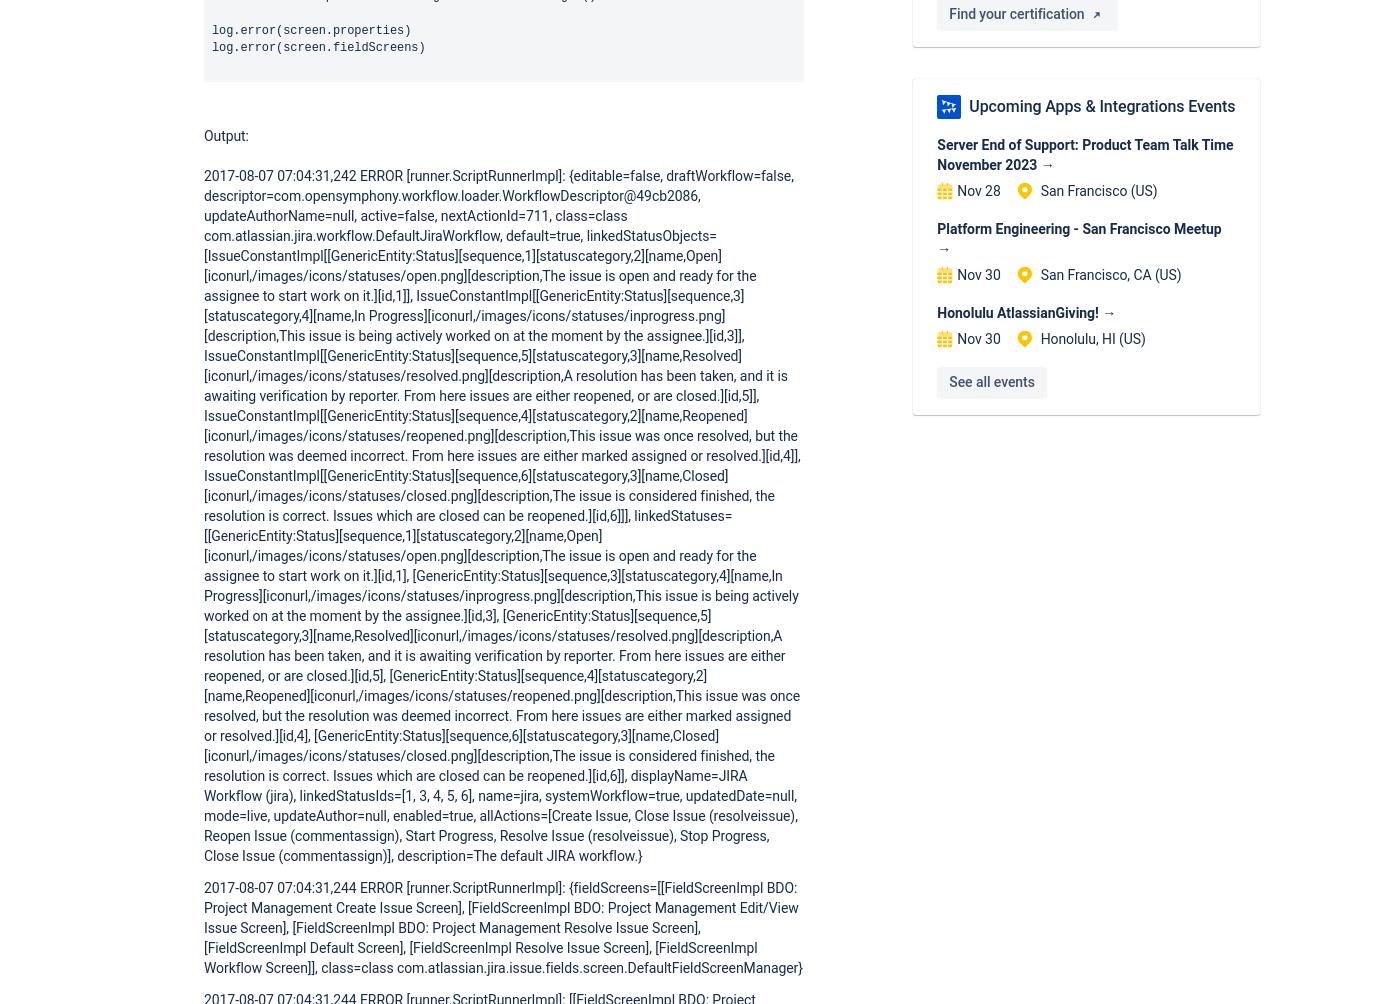 The image size is (1400, 1004). Describe the element at coordinates (502, 925) in the screenshot. I see `'2017-08-07 07:04:31,244 ERROR [runner.ScriptRunnerImpl]: {fieldScreens=[[FieldScreenImpl BDO: Project Management Create Issue Screen], [FieldScreenImpl BDO: Project Management Edit/View Issue Screen], [FieldScreenImpl BDO: Project Management Resolve Issue Screen], [FieldScreenImpl Default Screen], [FieldScreenImpl Resolve Issue Screen], [FieldScreenImpl Workflow Screen]], class=class com.atlassian.jira.issue.fields.screen.DefaultFieldScreenManager}'` at that location.